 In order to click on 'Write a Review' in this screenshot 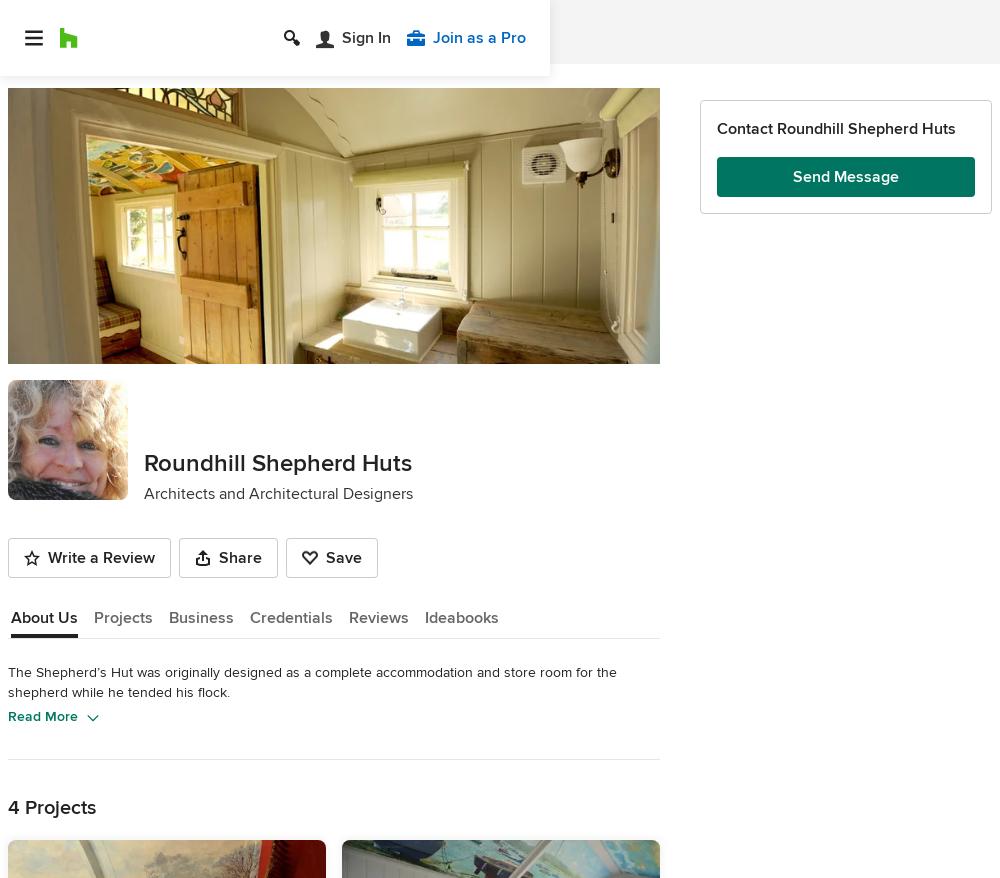, I will do `click(100, 556)`.